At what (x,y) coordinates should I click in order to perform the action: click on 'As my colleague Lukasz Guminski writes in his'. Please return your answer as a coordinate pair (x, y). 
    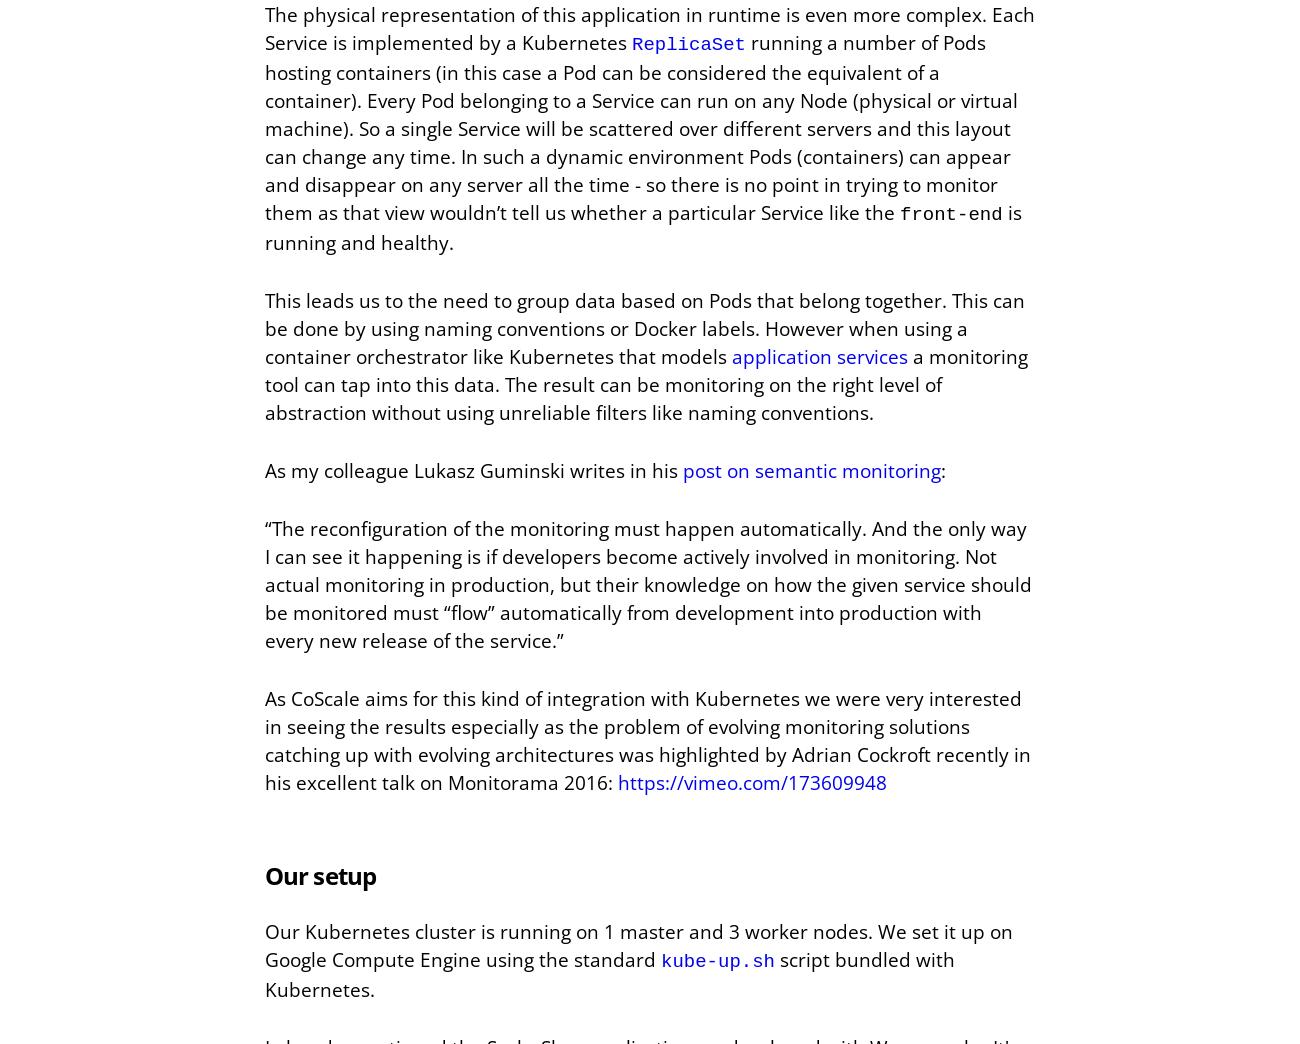
    Looking at the image, I should click on (263, 470).